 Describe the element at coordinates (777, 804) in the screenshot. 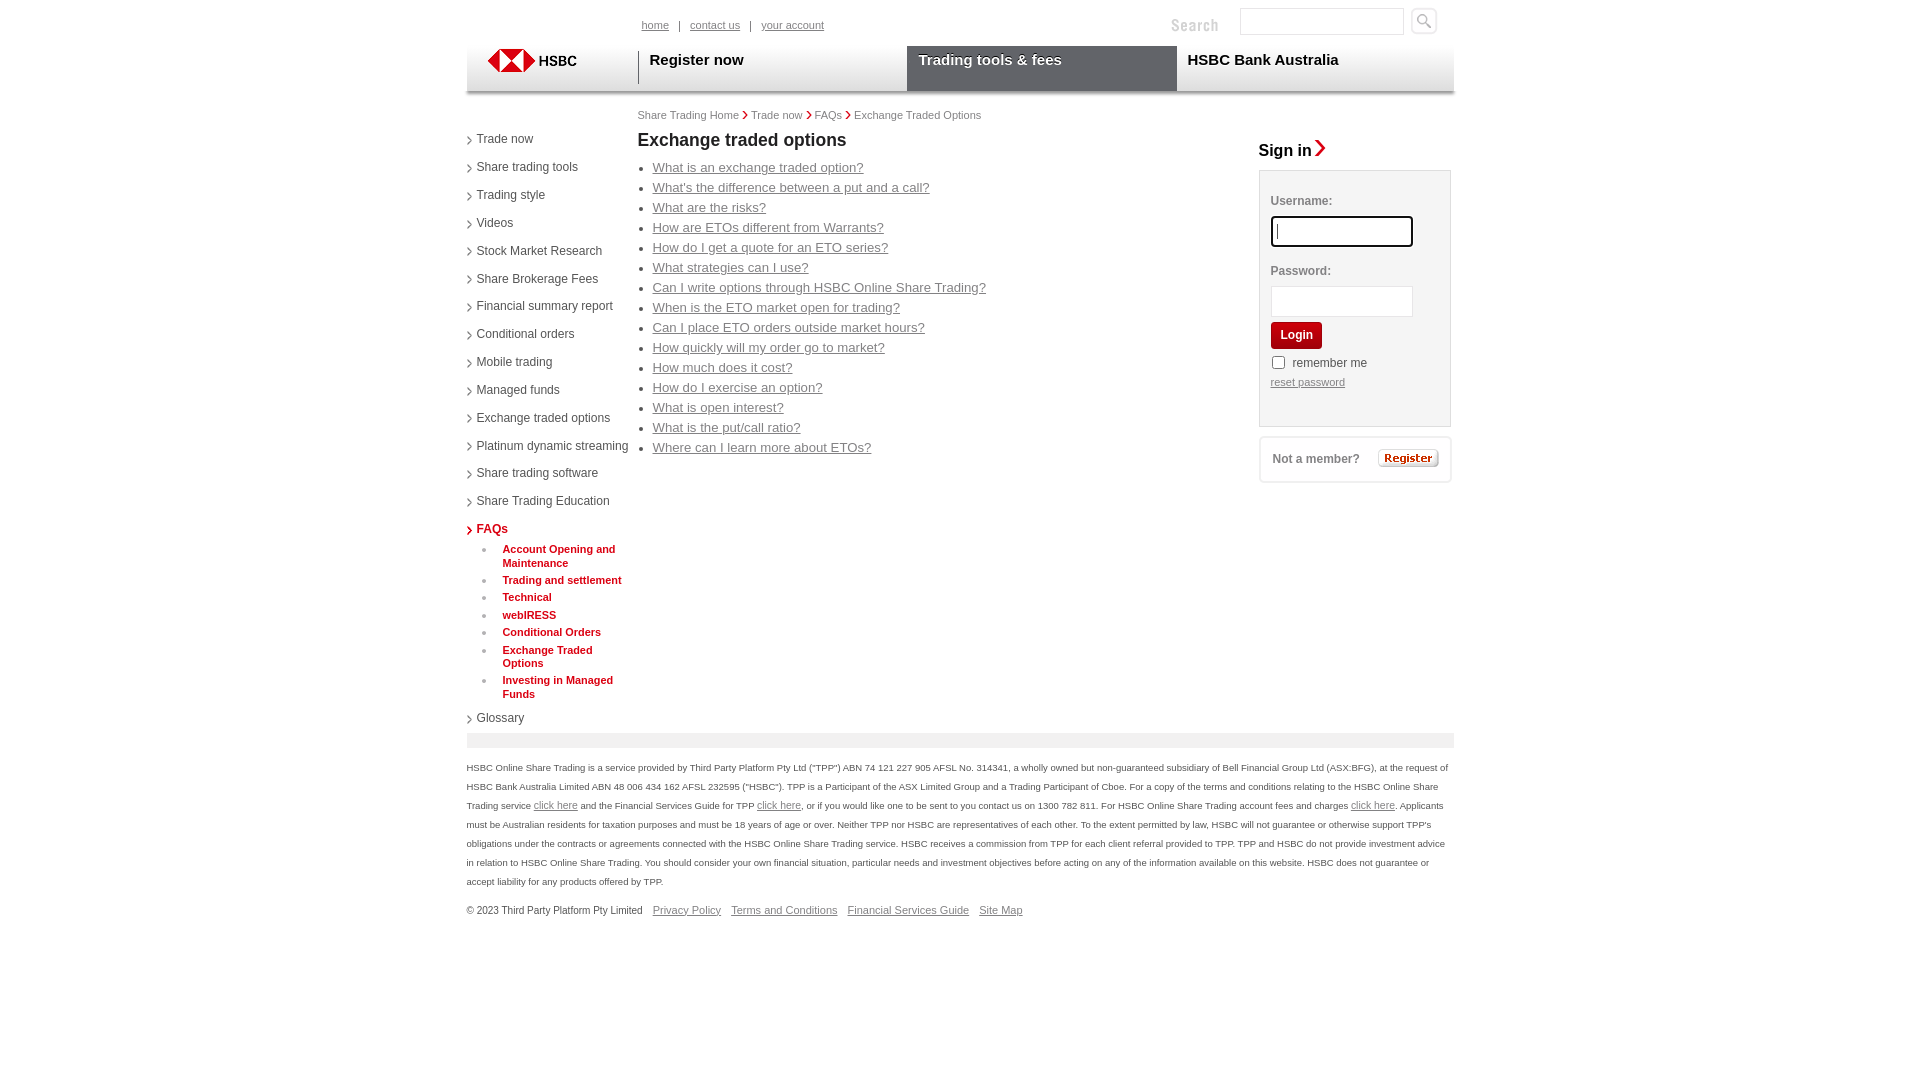

I see `'click here'` at that location.